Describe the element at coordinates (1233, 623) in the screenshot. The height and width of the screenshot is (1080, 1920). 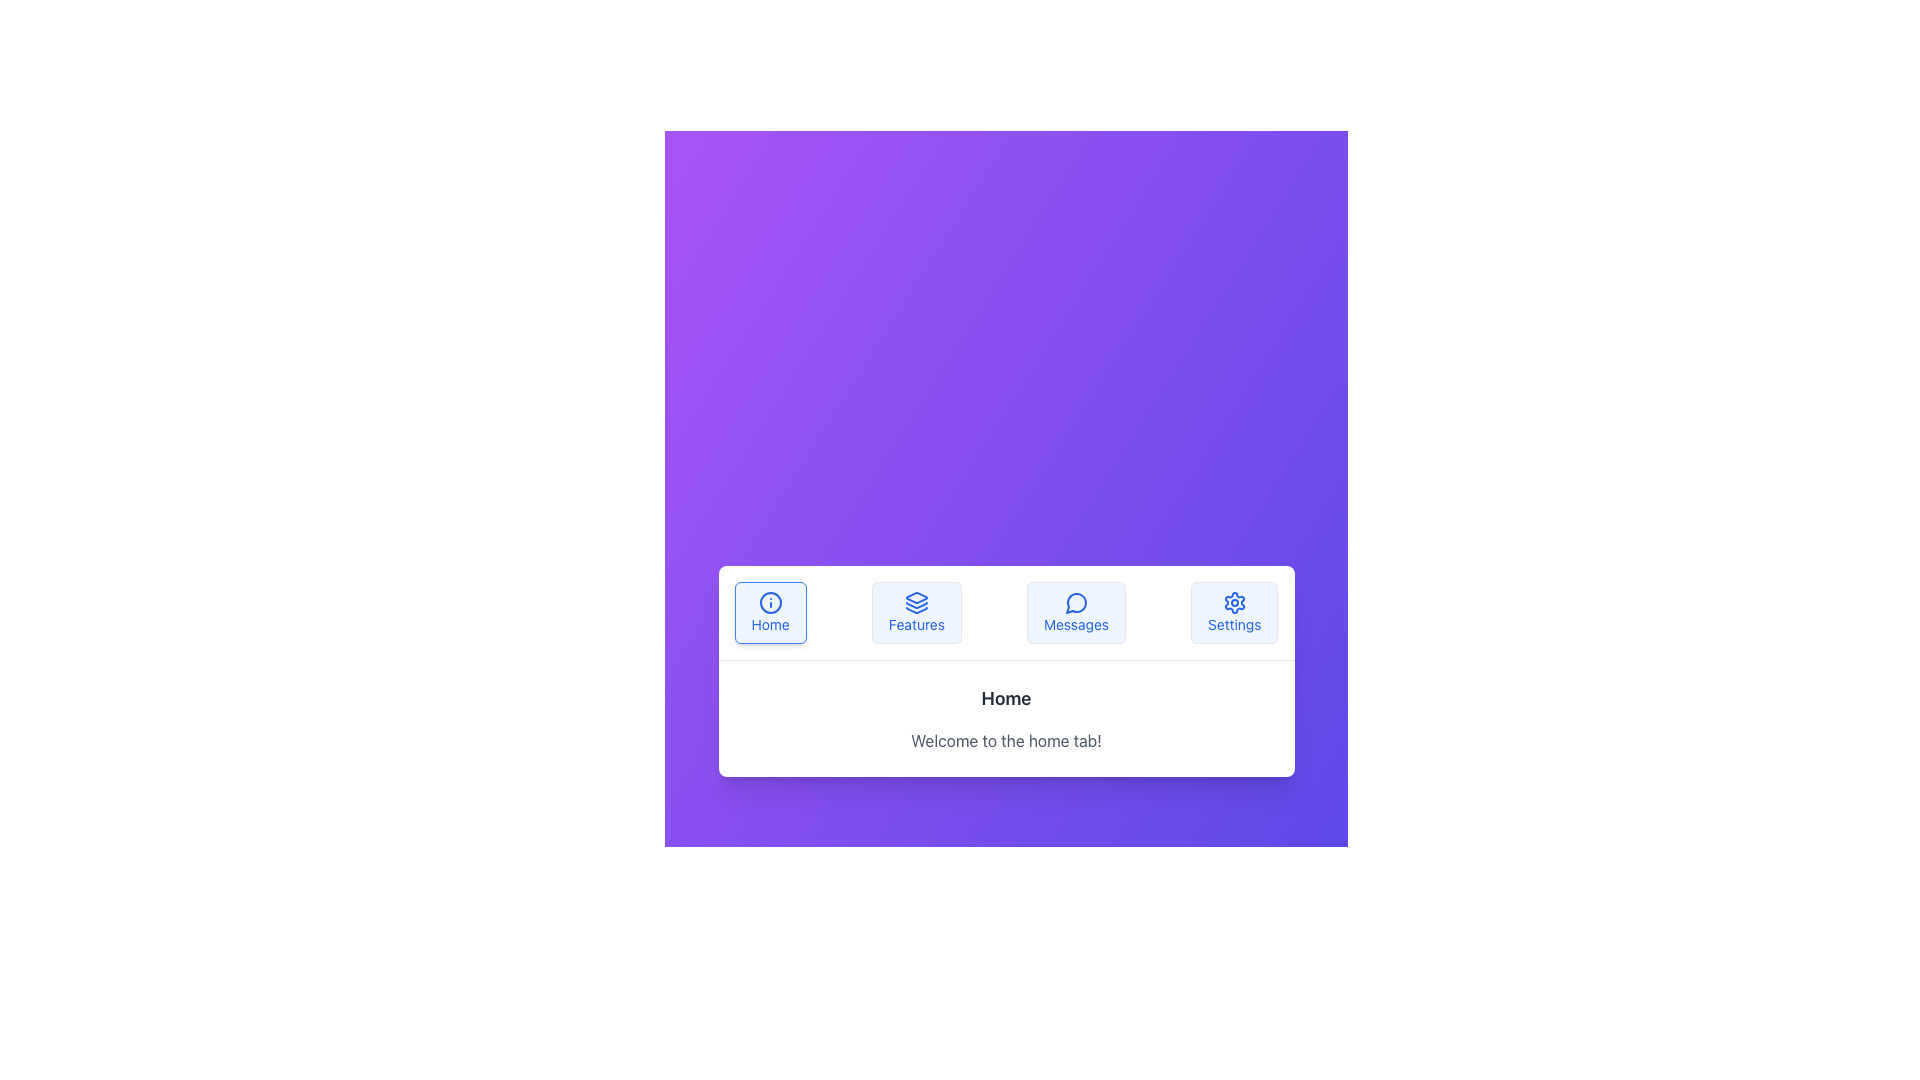
I see `the descriptive label for the Settings button, which is located at the bottom area underneath a gear icon in the horizontal menu bar` at that location.